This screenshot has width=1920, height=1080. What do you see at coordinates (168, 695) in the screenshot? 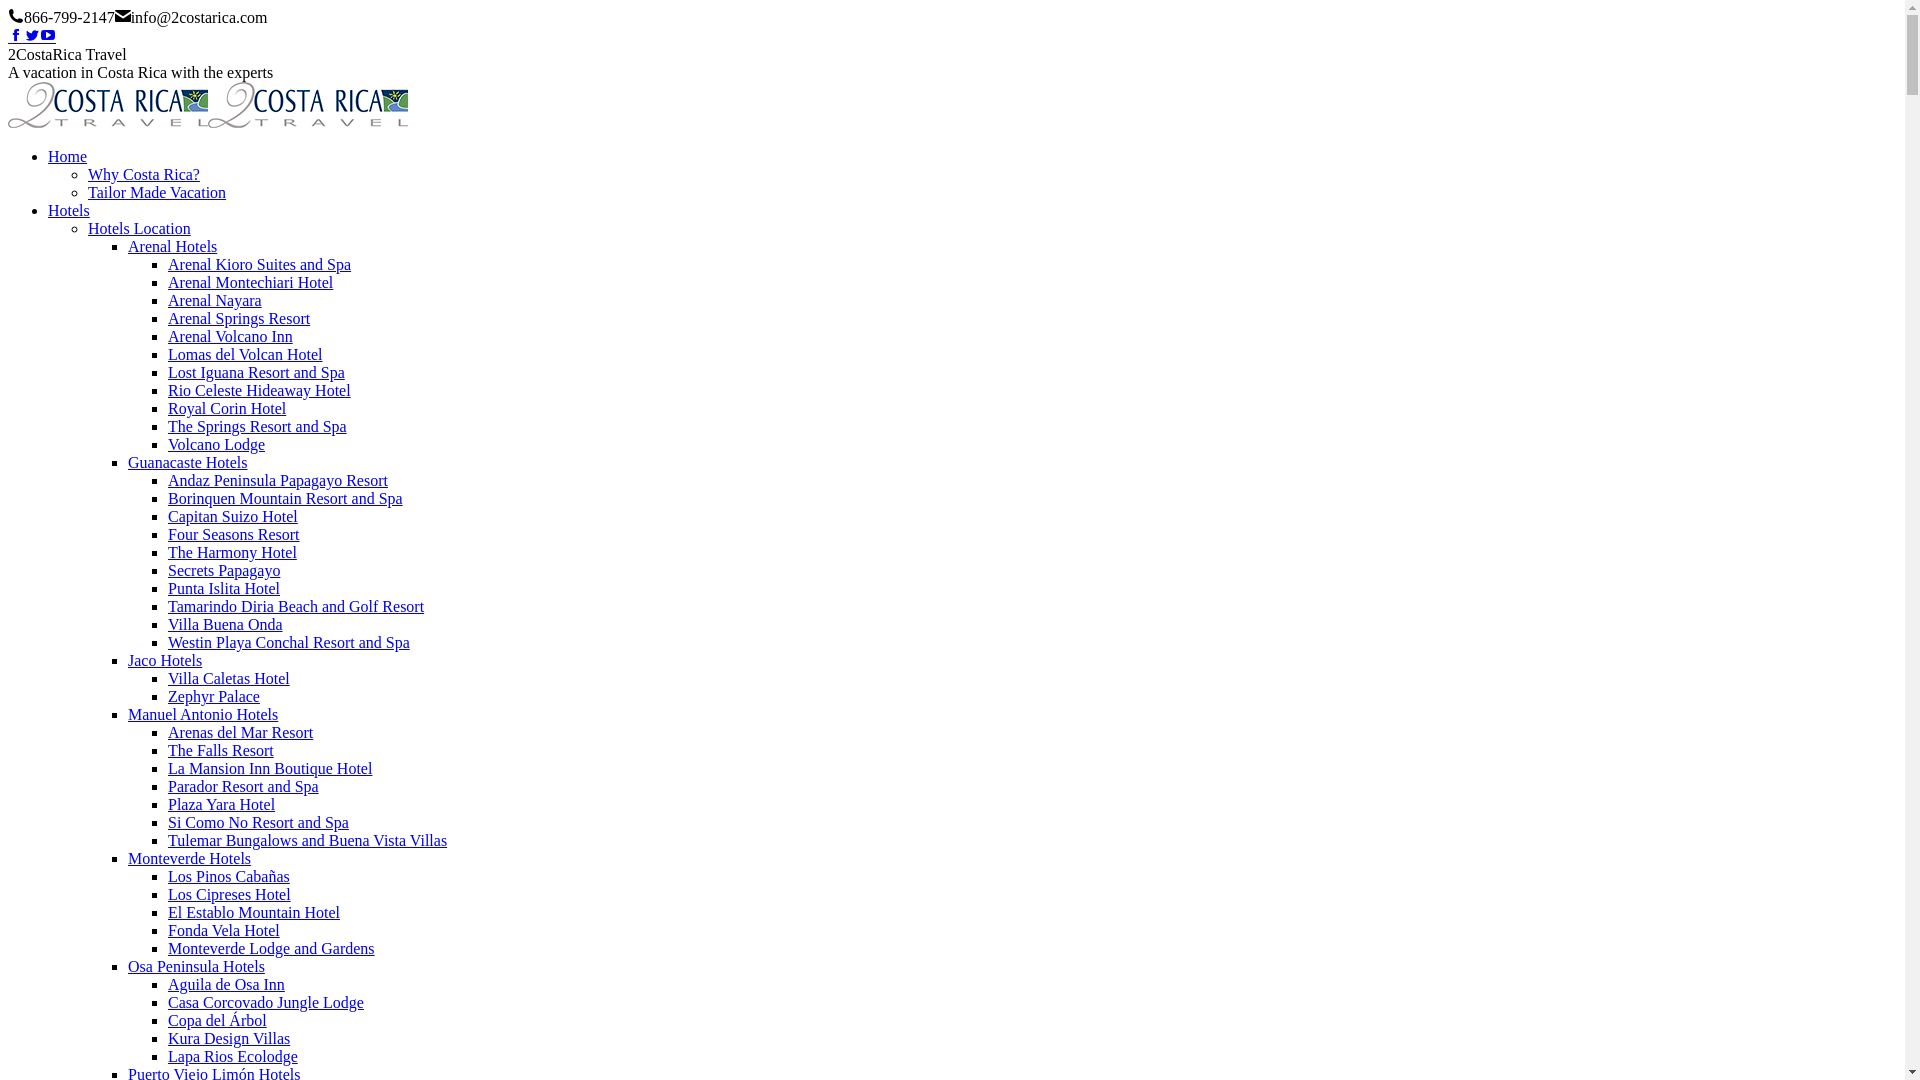
I see `'Zephyr Palace'` at bounding box center [168, 695].